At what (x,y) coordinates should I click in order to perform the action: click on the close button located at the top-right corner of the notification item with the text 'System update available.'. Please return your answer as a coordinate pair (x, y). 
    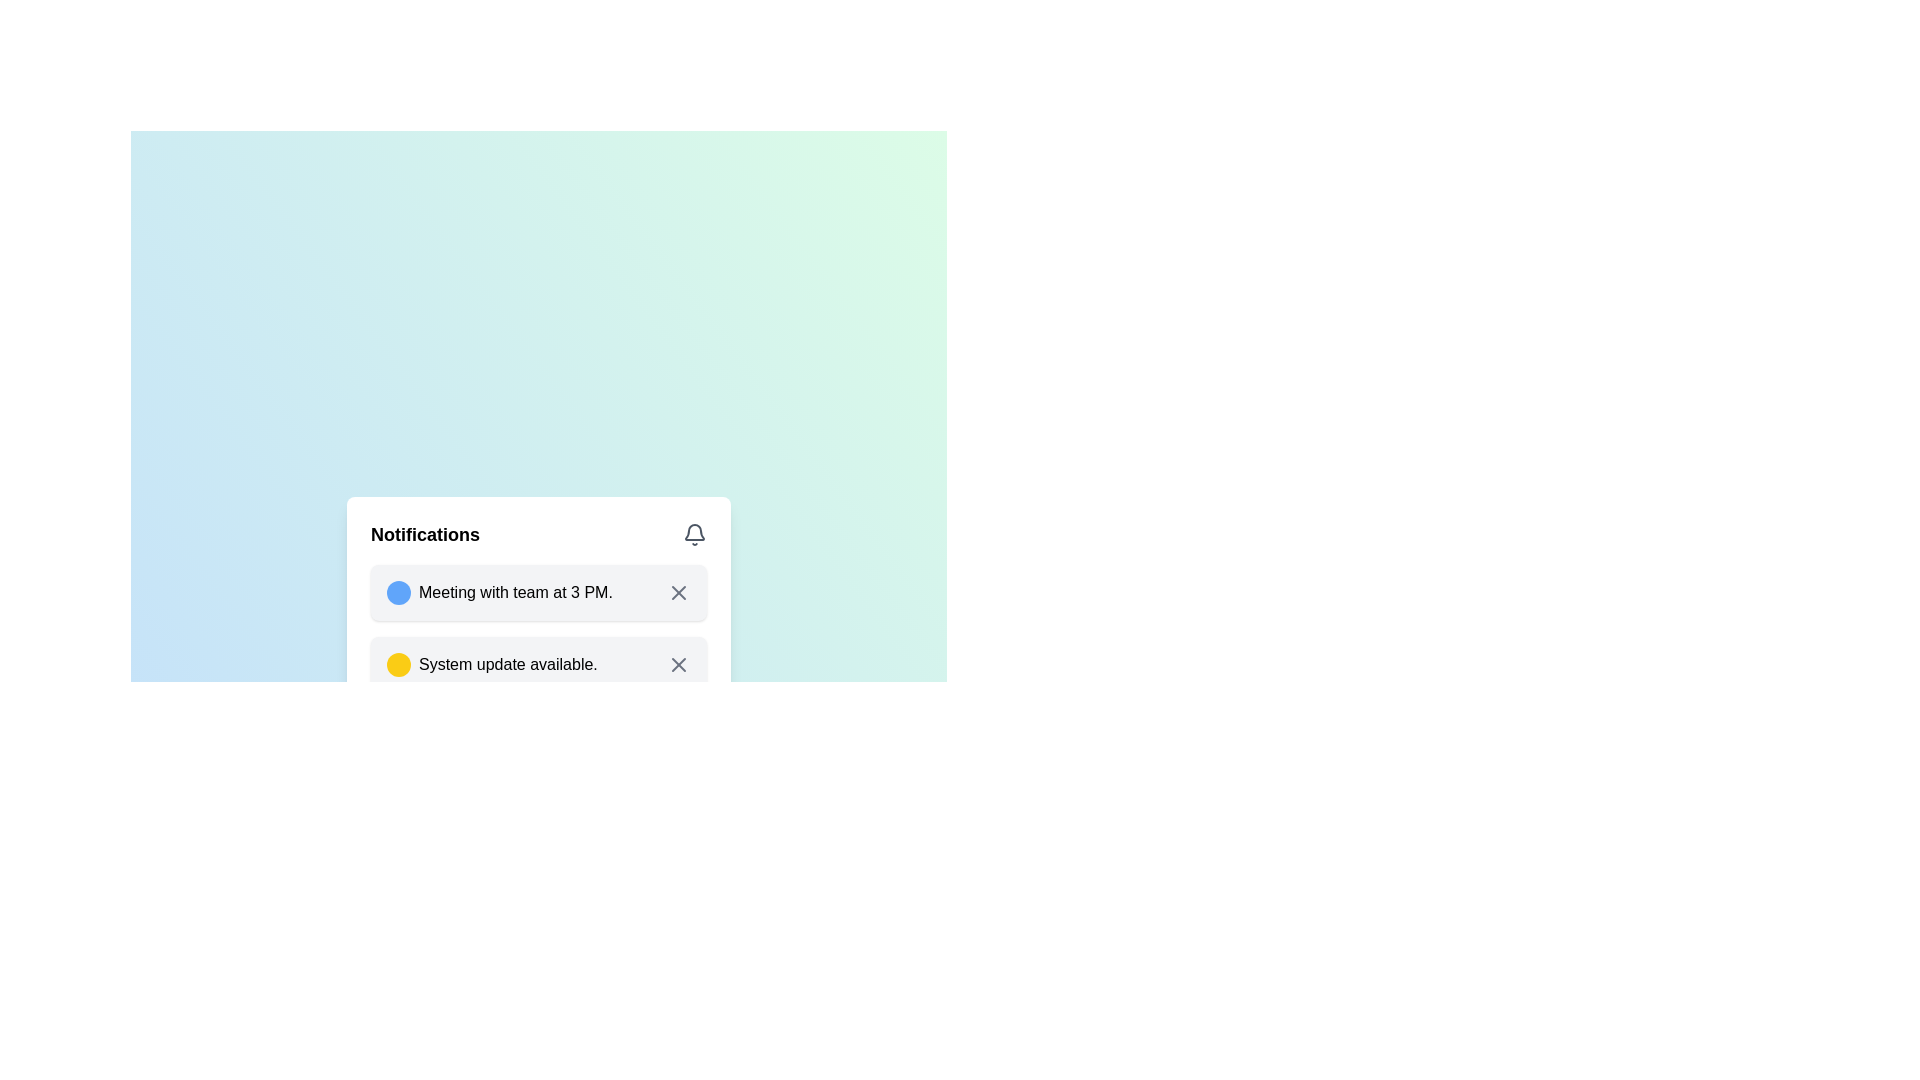
    Looking at the image, I should click on (678, 664).